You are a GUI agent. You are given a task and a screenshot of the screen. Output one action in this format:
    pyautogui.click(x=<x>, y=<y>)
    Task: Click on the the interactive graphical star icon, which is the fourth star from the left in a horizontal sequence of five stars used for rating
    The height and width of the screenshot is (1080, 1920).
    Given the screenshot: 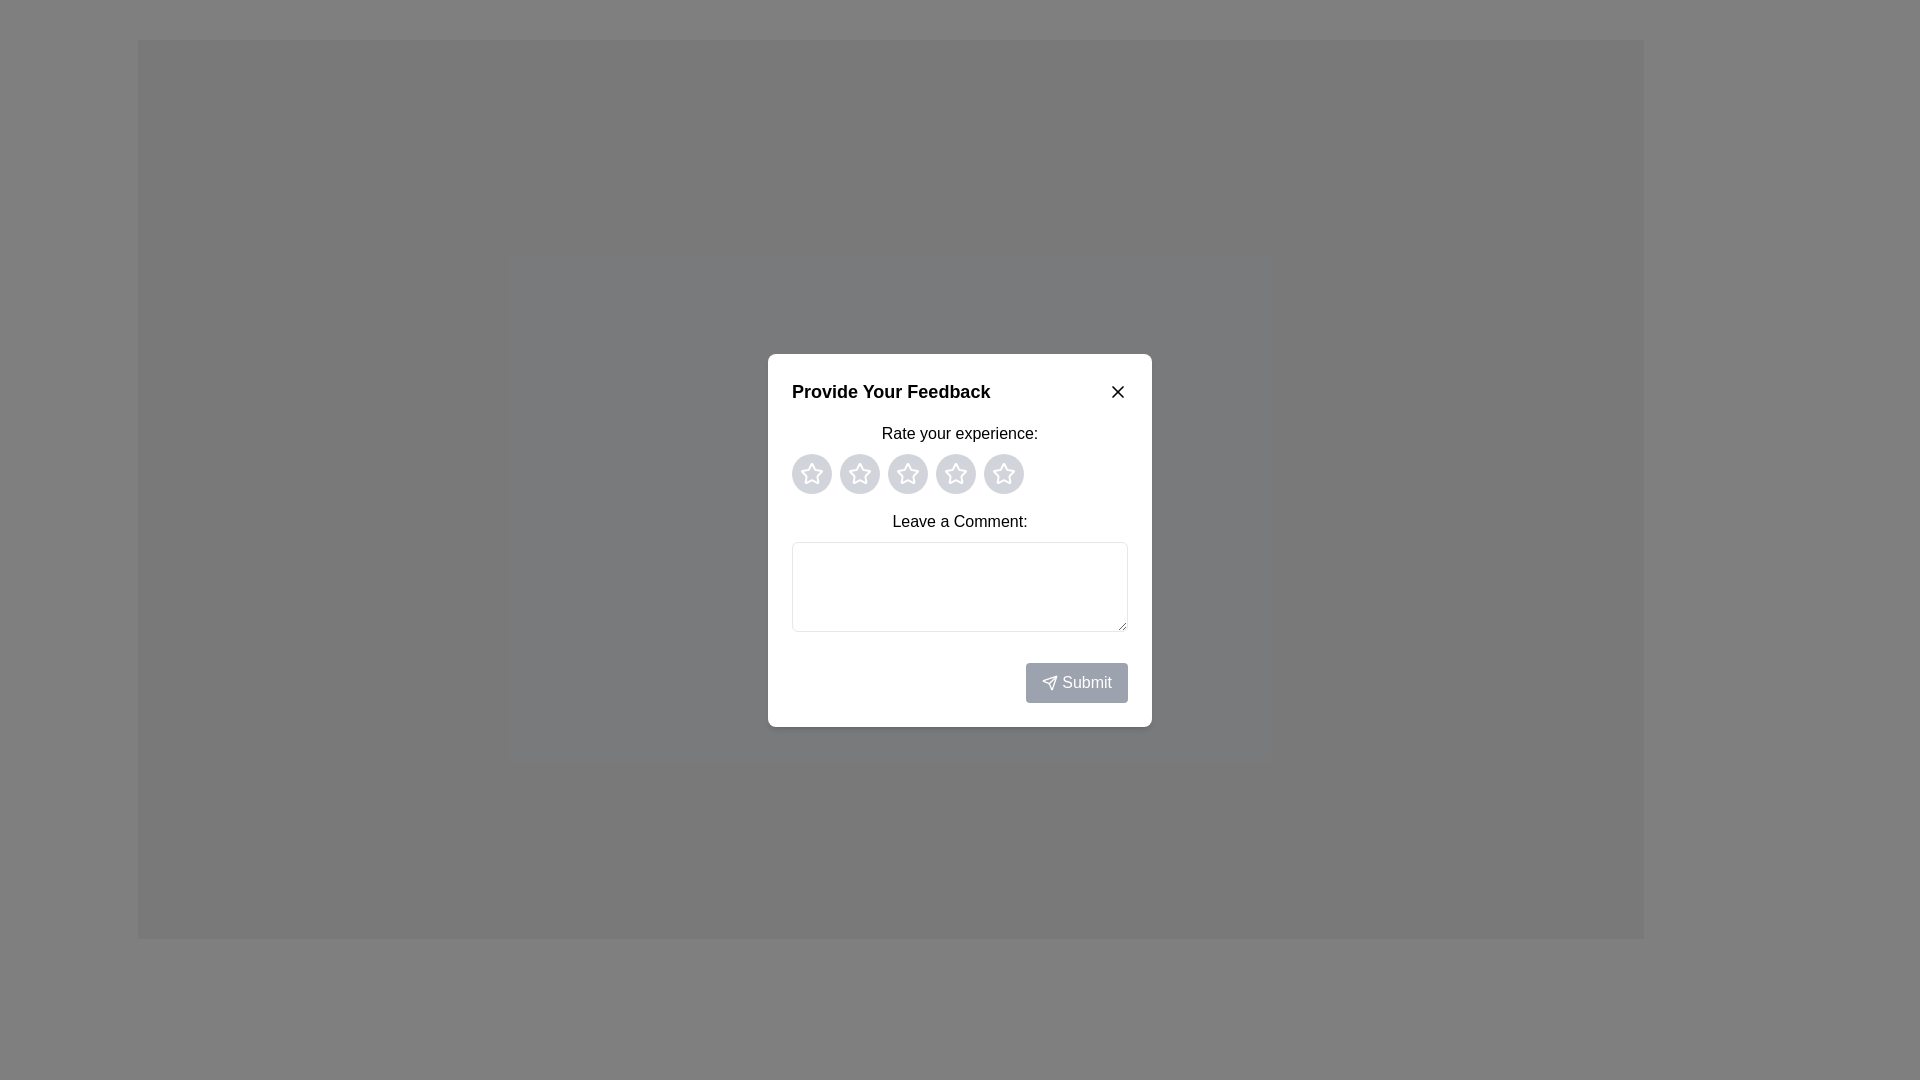 What is the action you would take?
    pyautogui.click(x=1003, y=473)
    